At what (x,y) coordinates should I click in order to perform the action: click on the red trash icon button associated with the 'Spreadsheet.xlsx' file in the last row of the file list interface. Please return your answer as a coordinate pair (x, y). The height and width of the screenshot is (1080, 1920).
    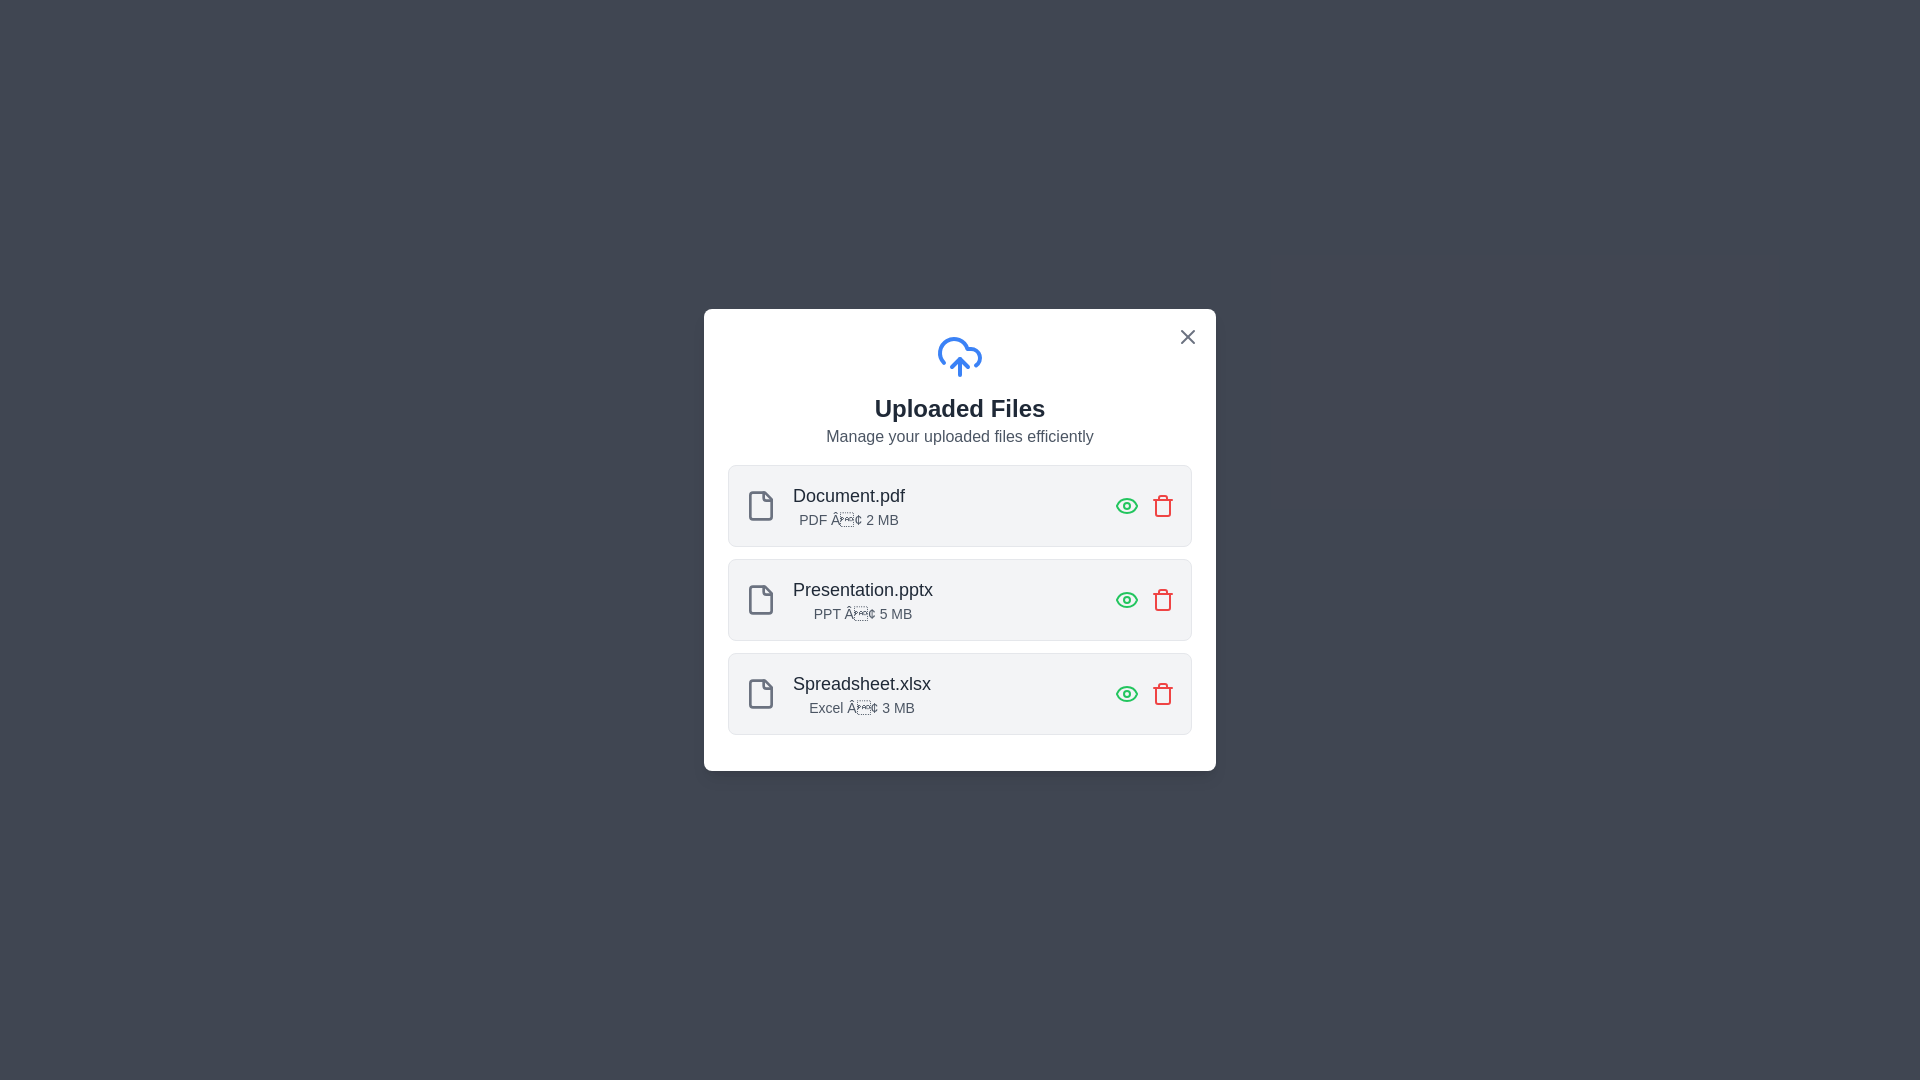
    Looking at the image, I should click on (1162, 693).